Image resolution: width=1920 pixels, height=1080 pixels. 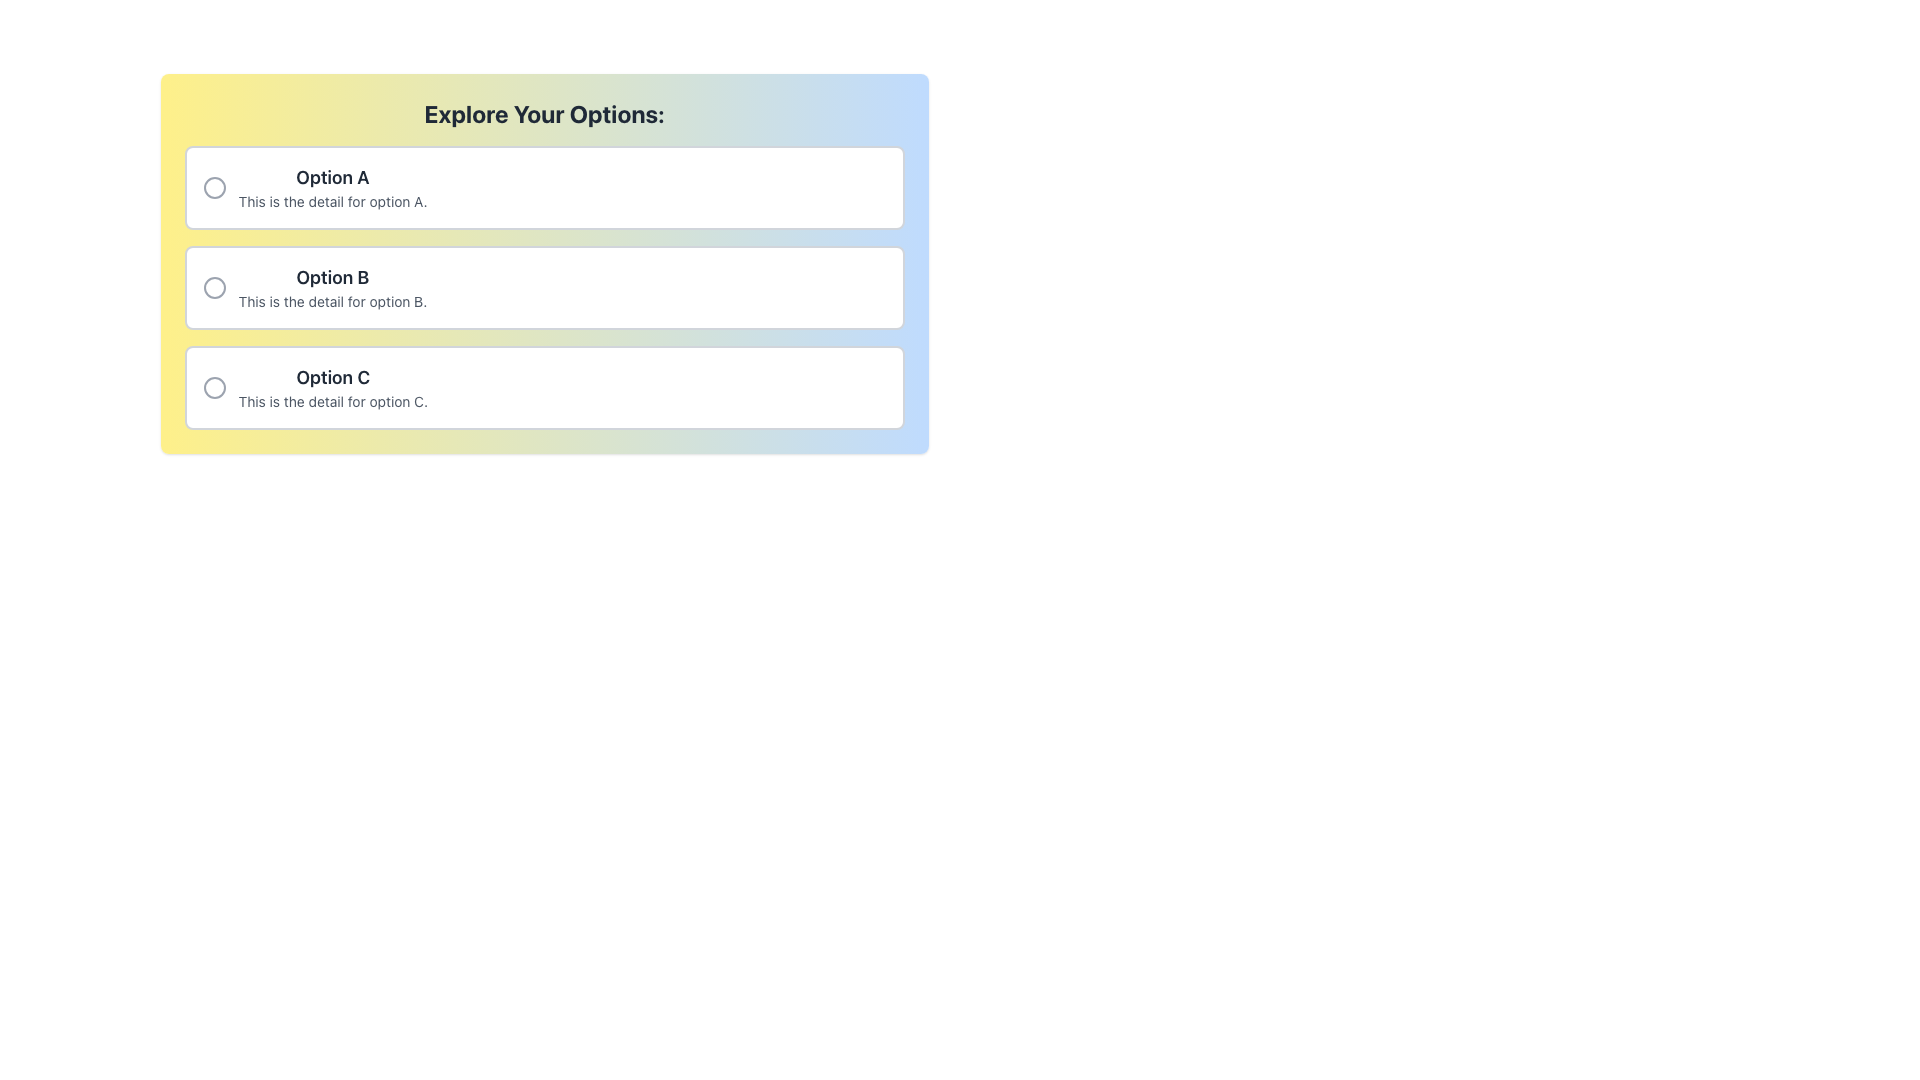 I want to click on the circular radio button indicator with a grey border and grey interior, located to the left of the text 'Option C', so click(x=214, y=388).